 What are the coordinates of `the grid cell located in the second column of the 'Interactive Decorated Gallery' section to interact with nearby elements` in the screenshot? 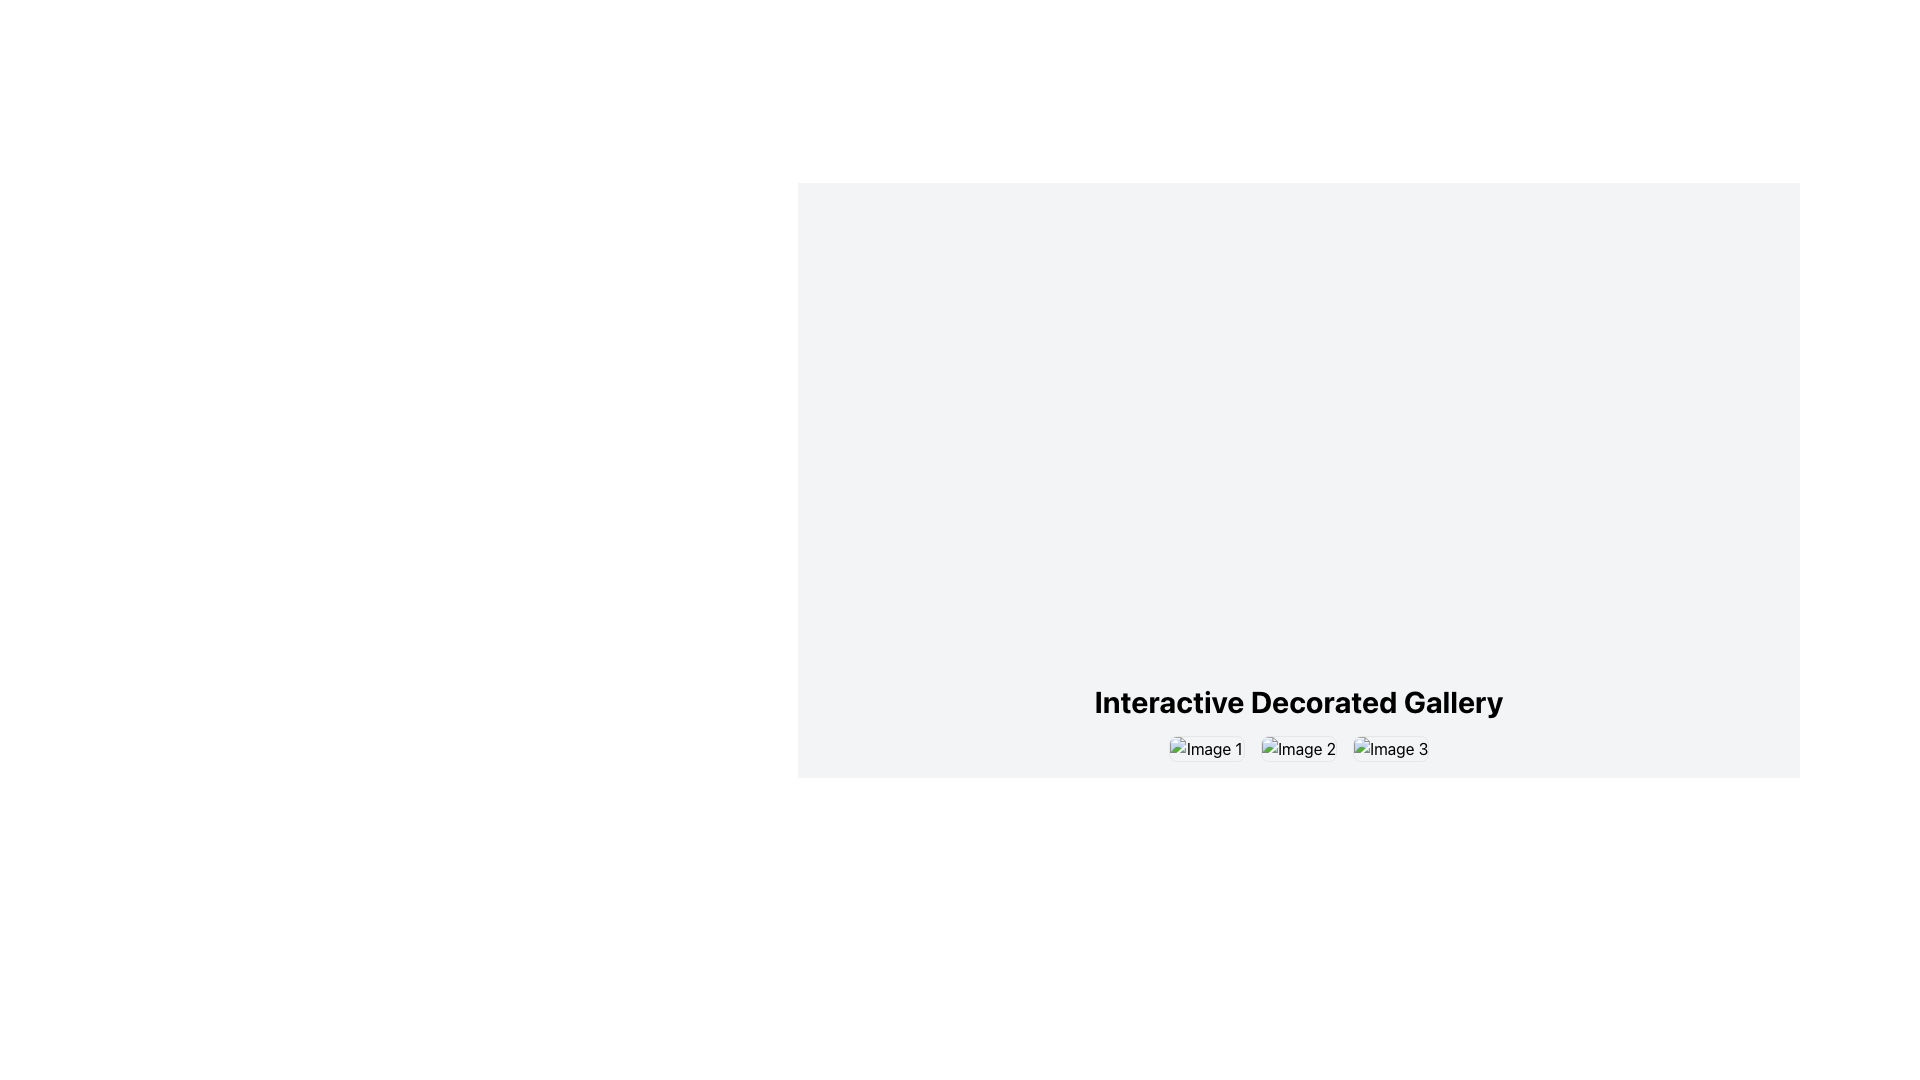 It's located at (1297, 748).